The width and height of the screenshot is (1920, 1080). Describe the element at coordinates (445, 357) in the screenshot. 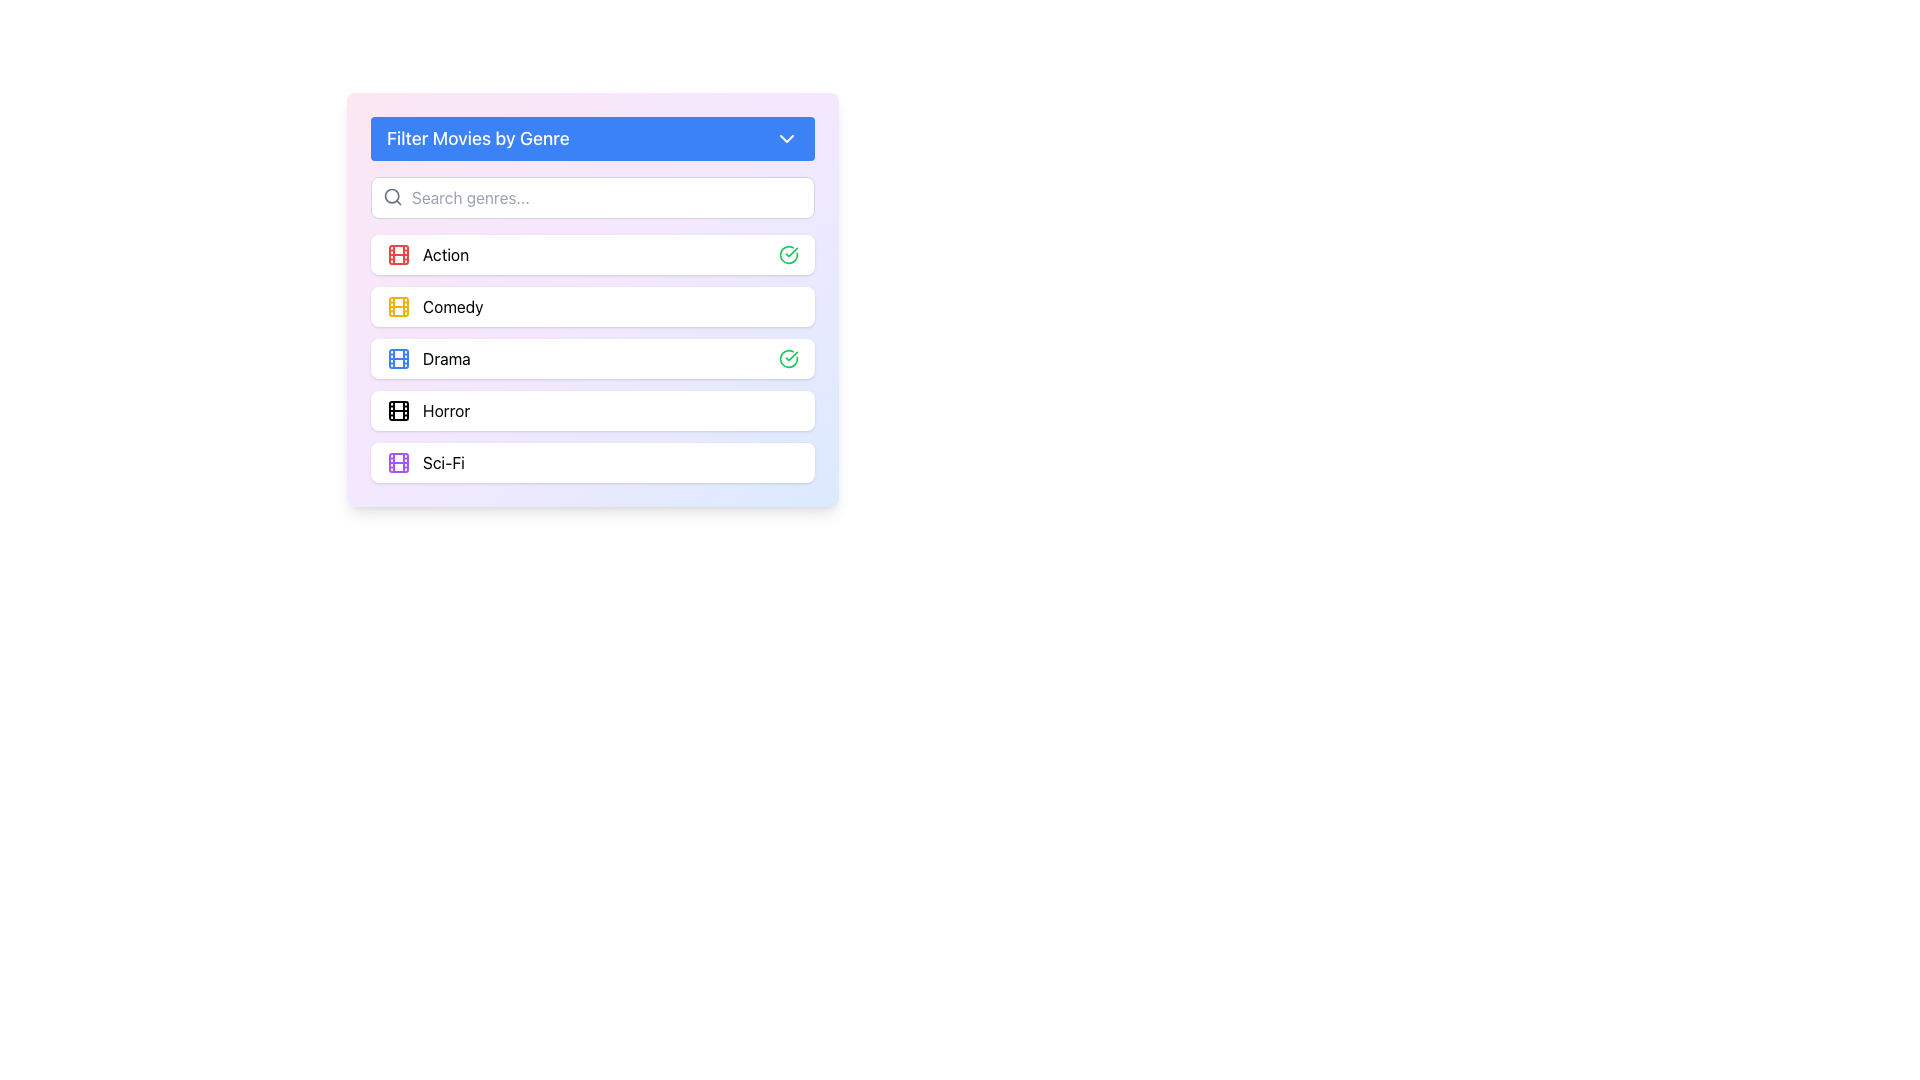

I see `the 'Drama' text label` at that location.